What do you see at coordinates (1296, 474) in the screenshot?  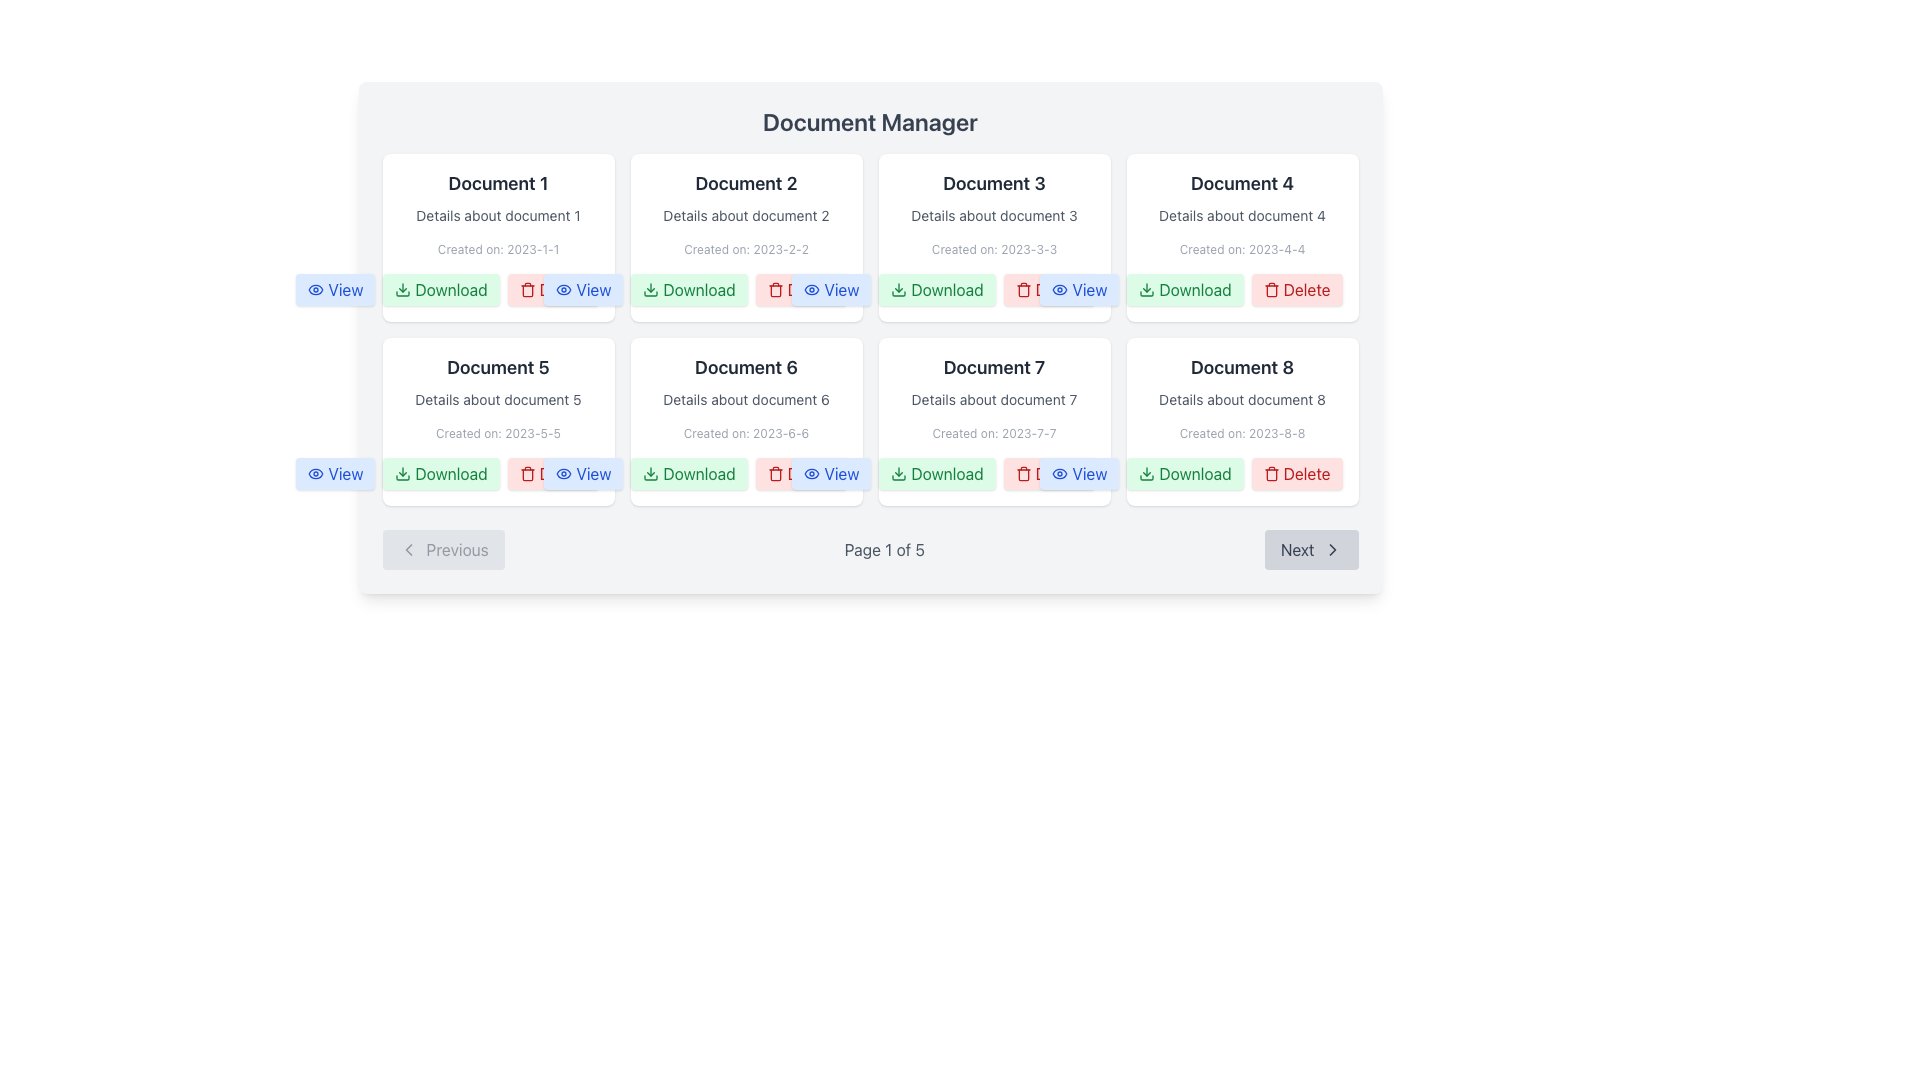 I see `the 'Delete' button located at the bottom-right corner of the document grid for the last document titled 'Document 8'` at bounding box center [1296, 474].